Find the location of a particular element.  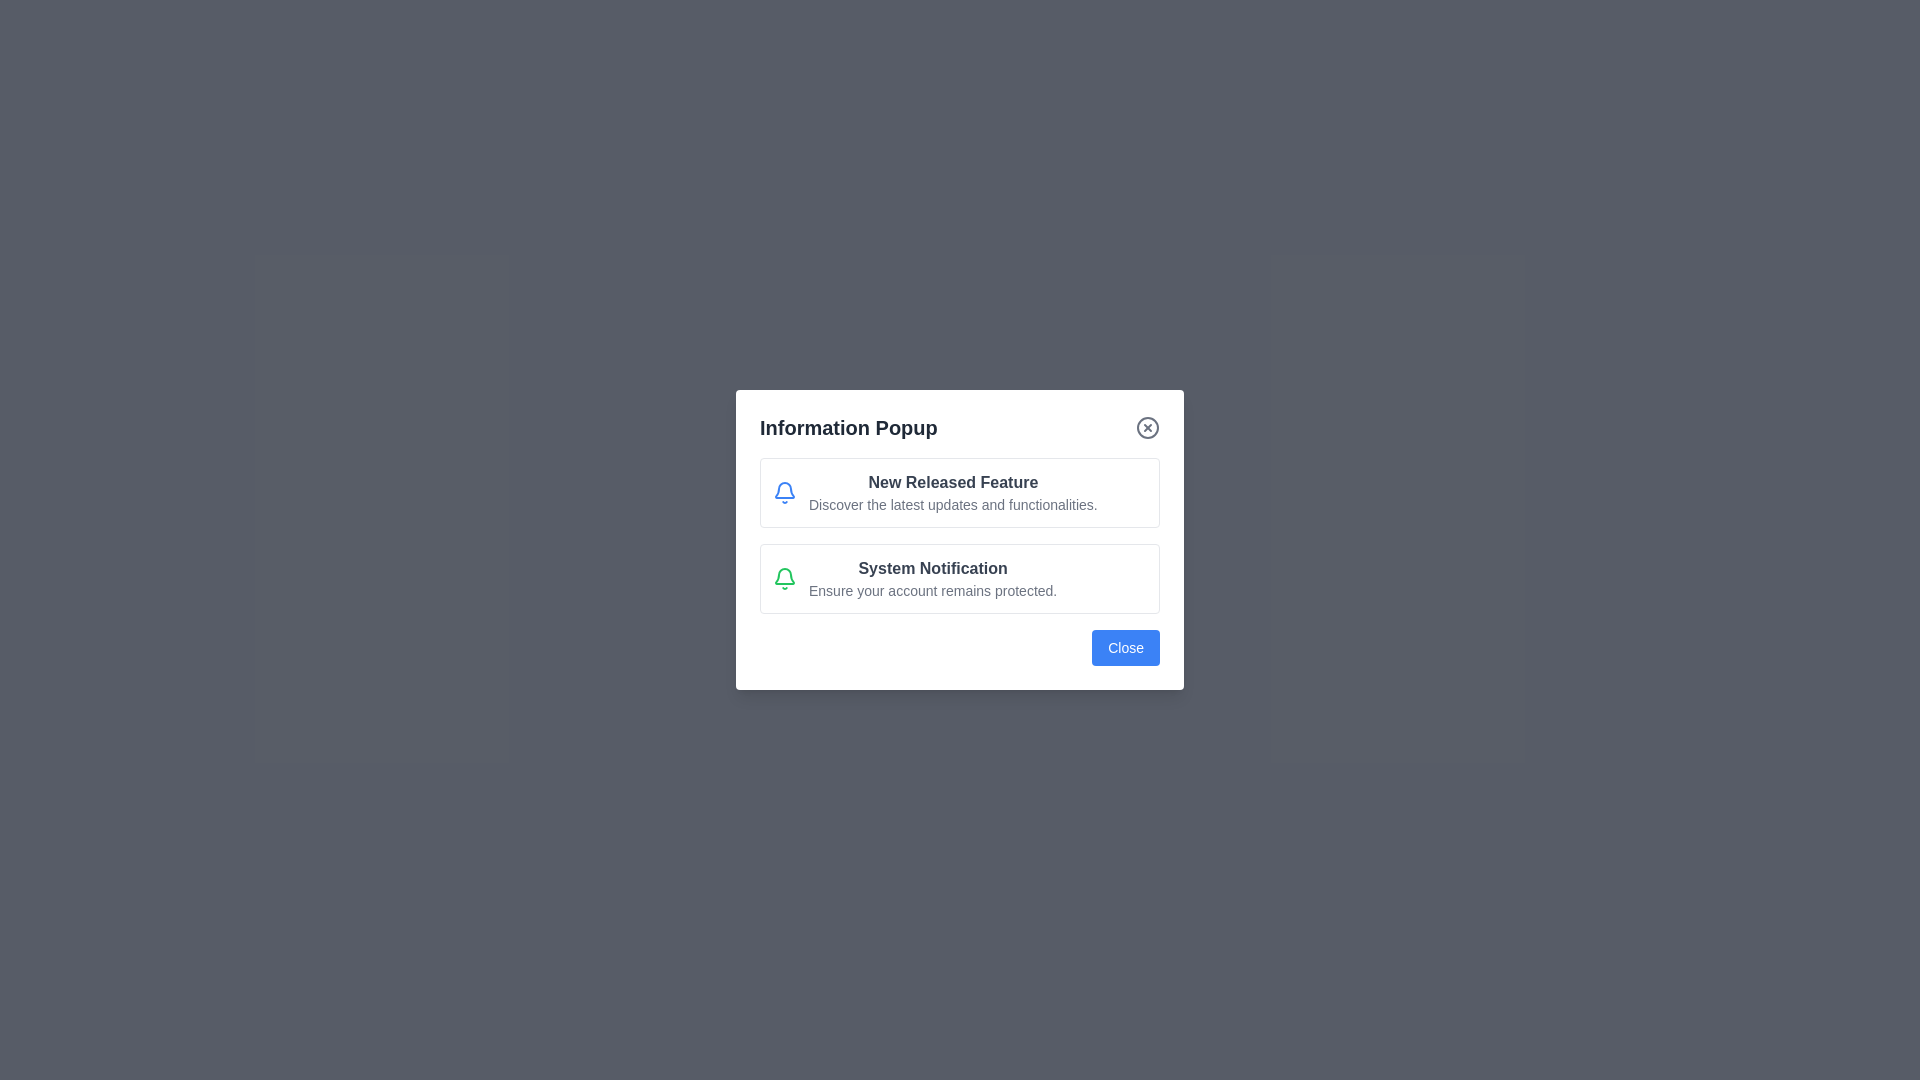

the 'X' button in the top-right corner of the dialog to close it is located at coordinates (1147, 427).